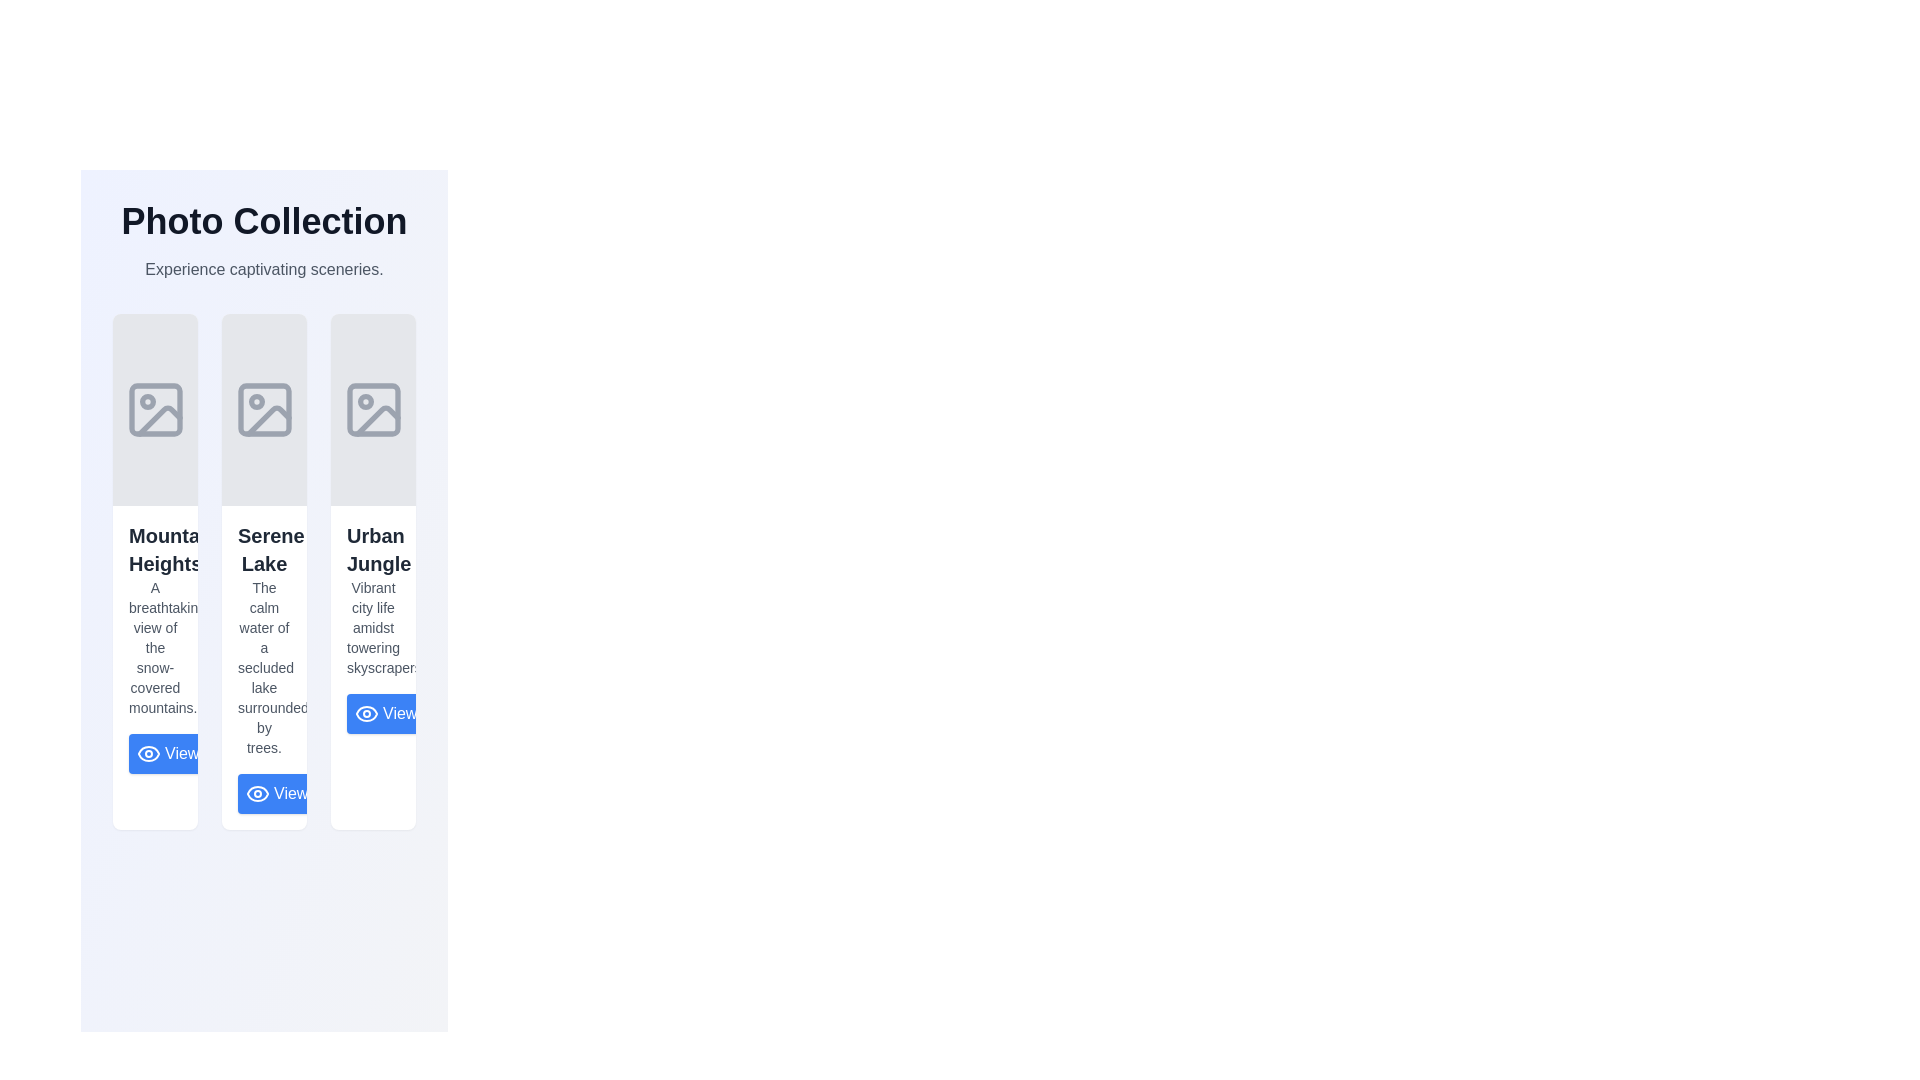  What do you see at coordinates (276, 793) in the screenshot?
I see `the 'View' button with a blue background and white text, located below the description of 'Serene Lake' in the middle column` at bounding box center [276, 793].